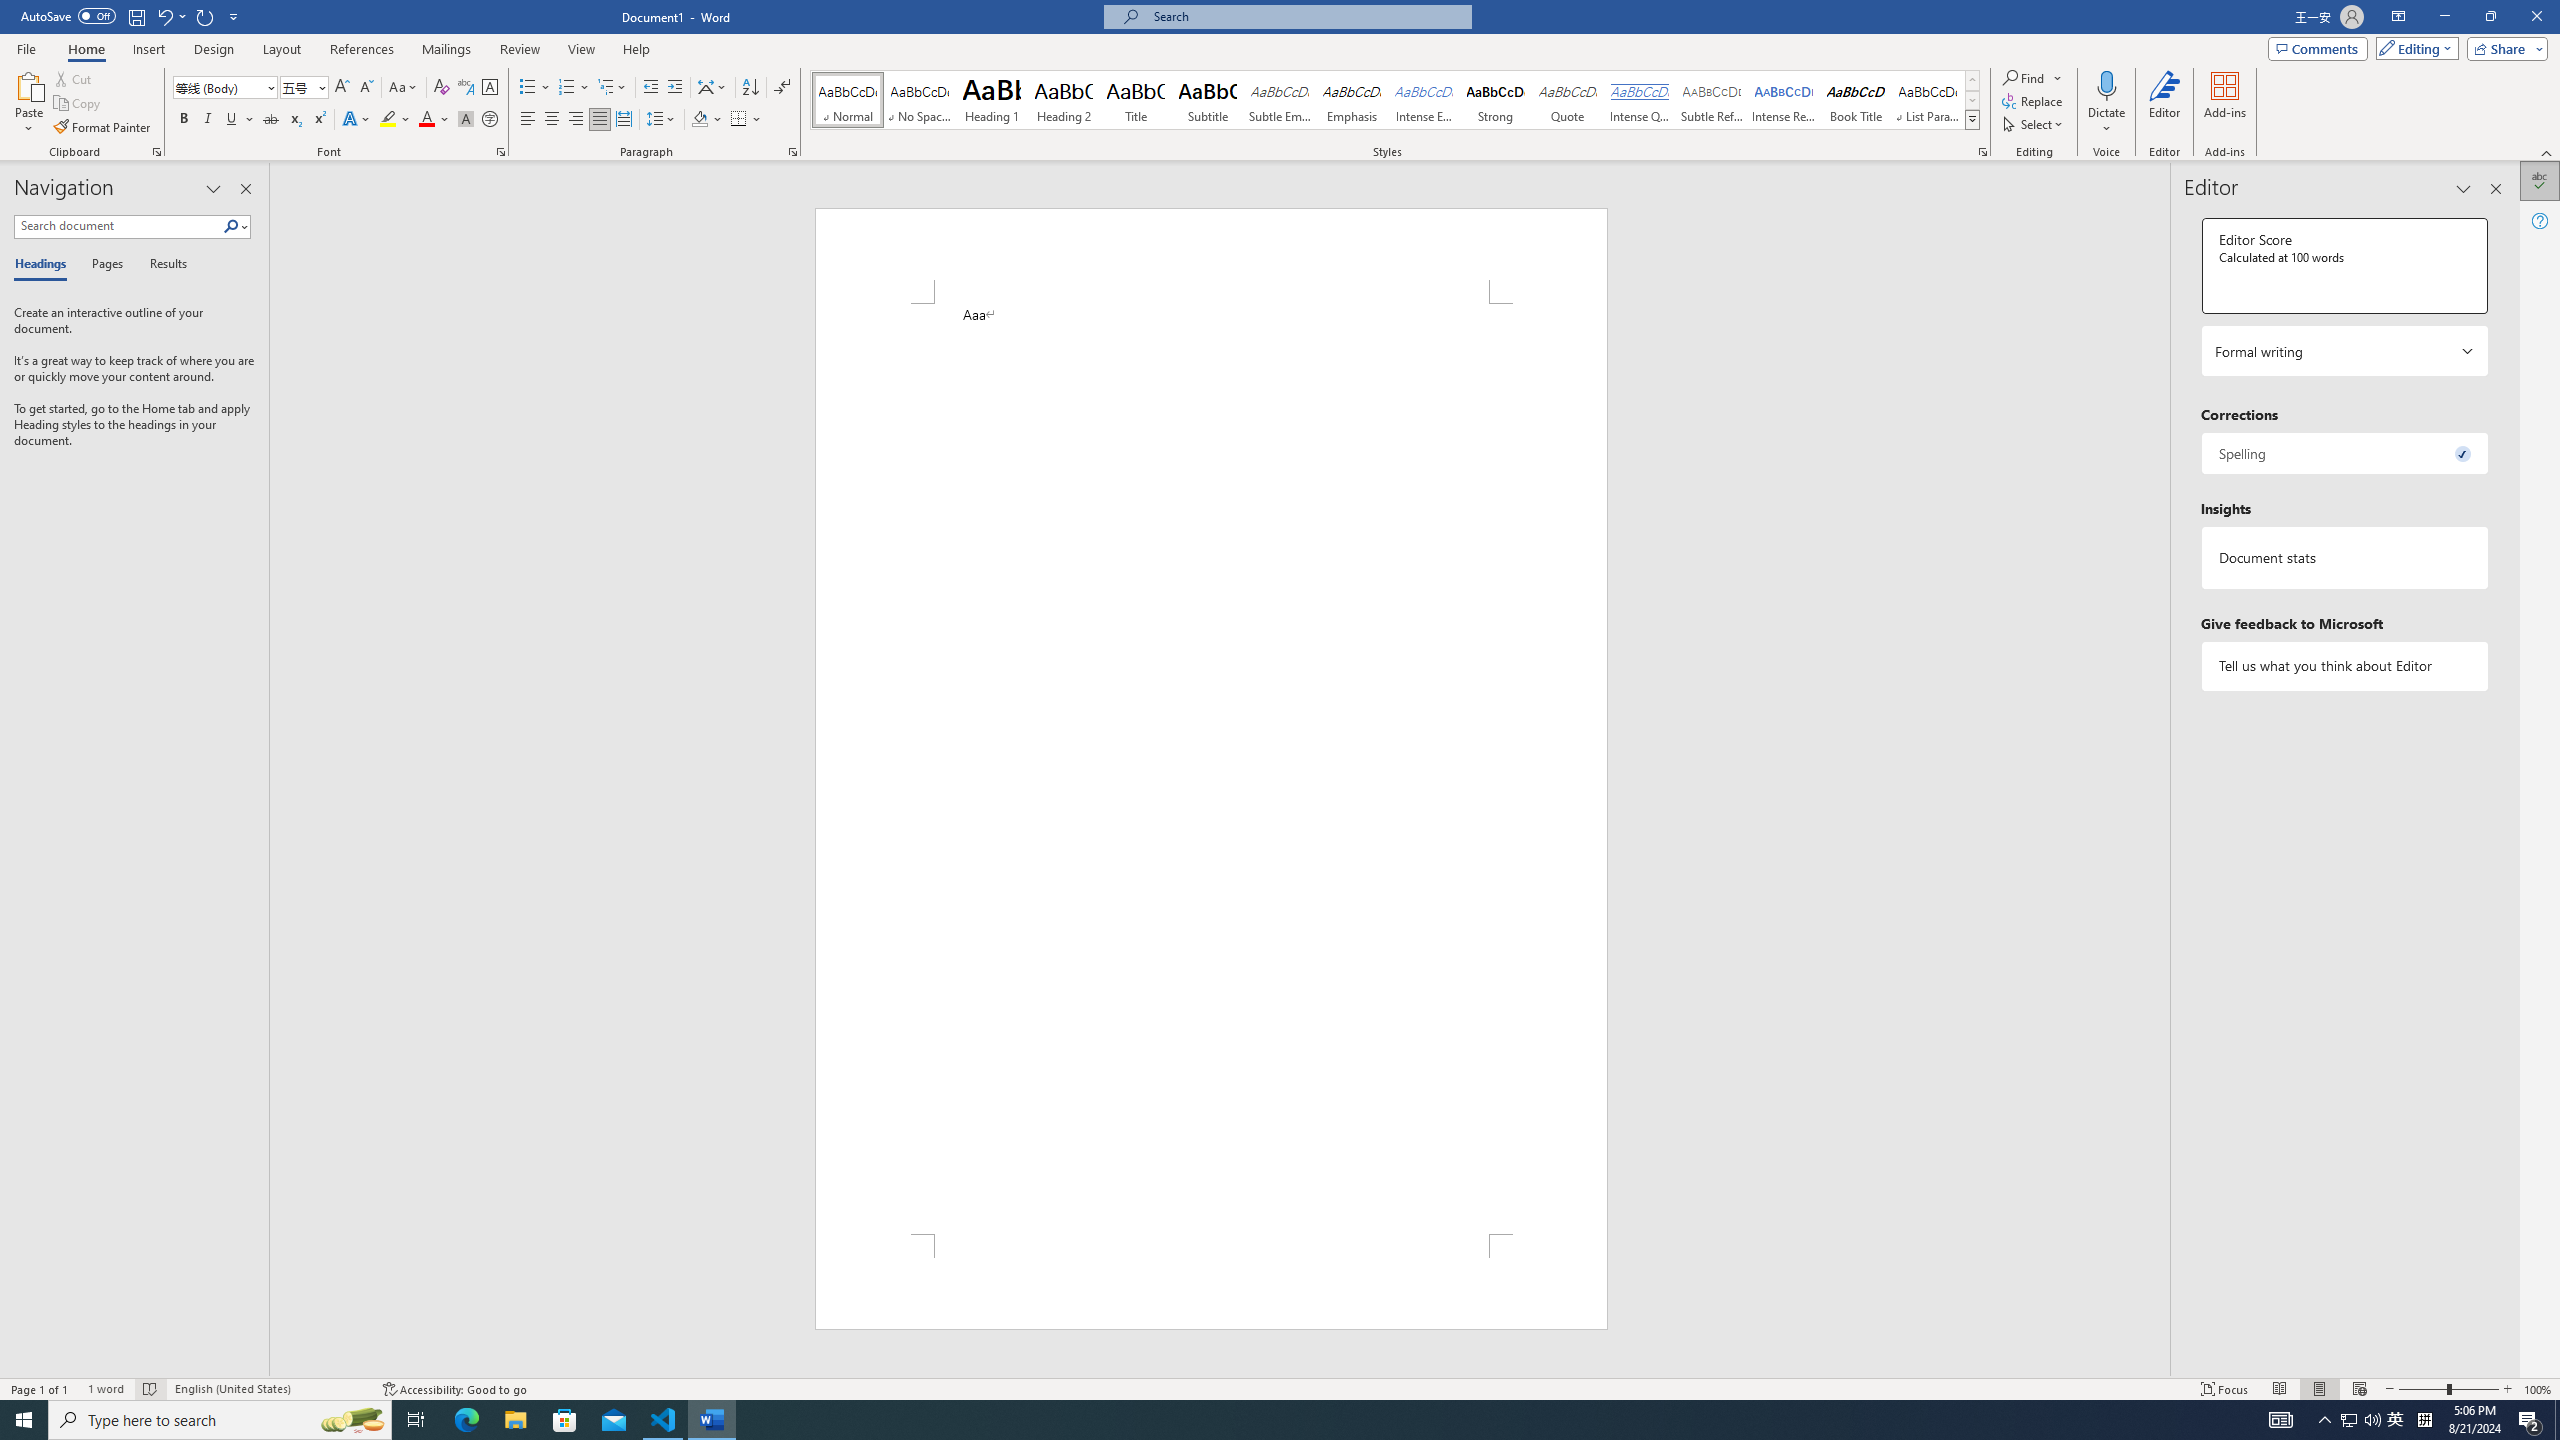 The height and width of the screenshot is (1440, 2560). I want to click on 'Decrease Indent', so click(651, 87).